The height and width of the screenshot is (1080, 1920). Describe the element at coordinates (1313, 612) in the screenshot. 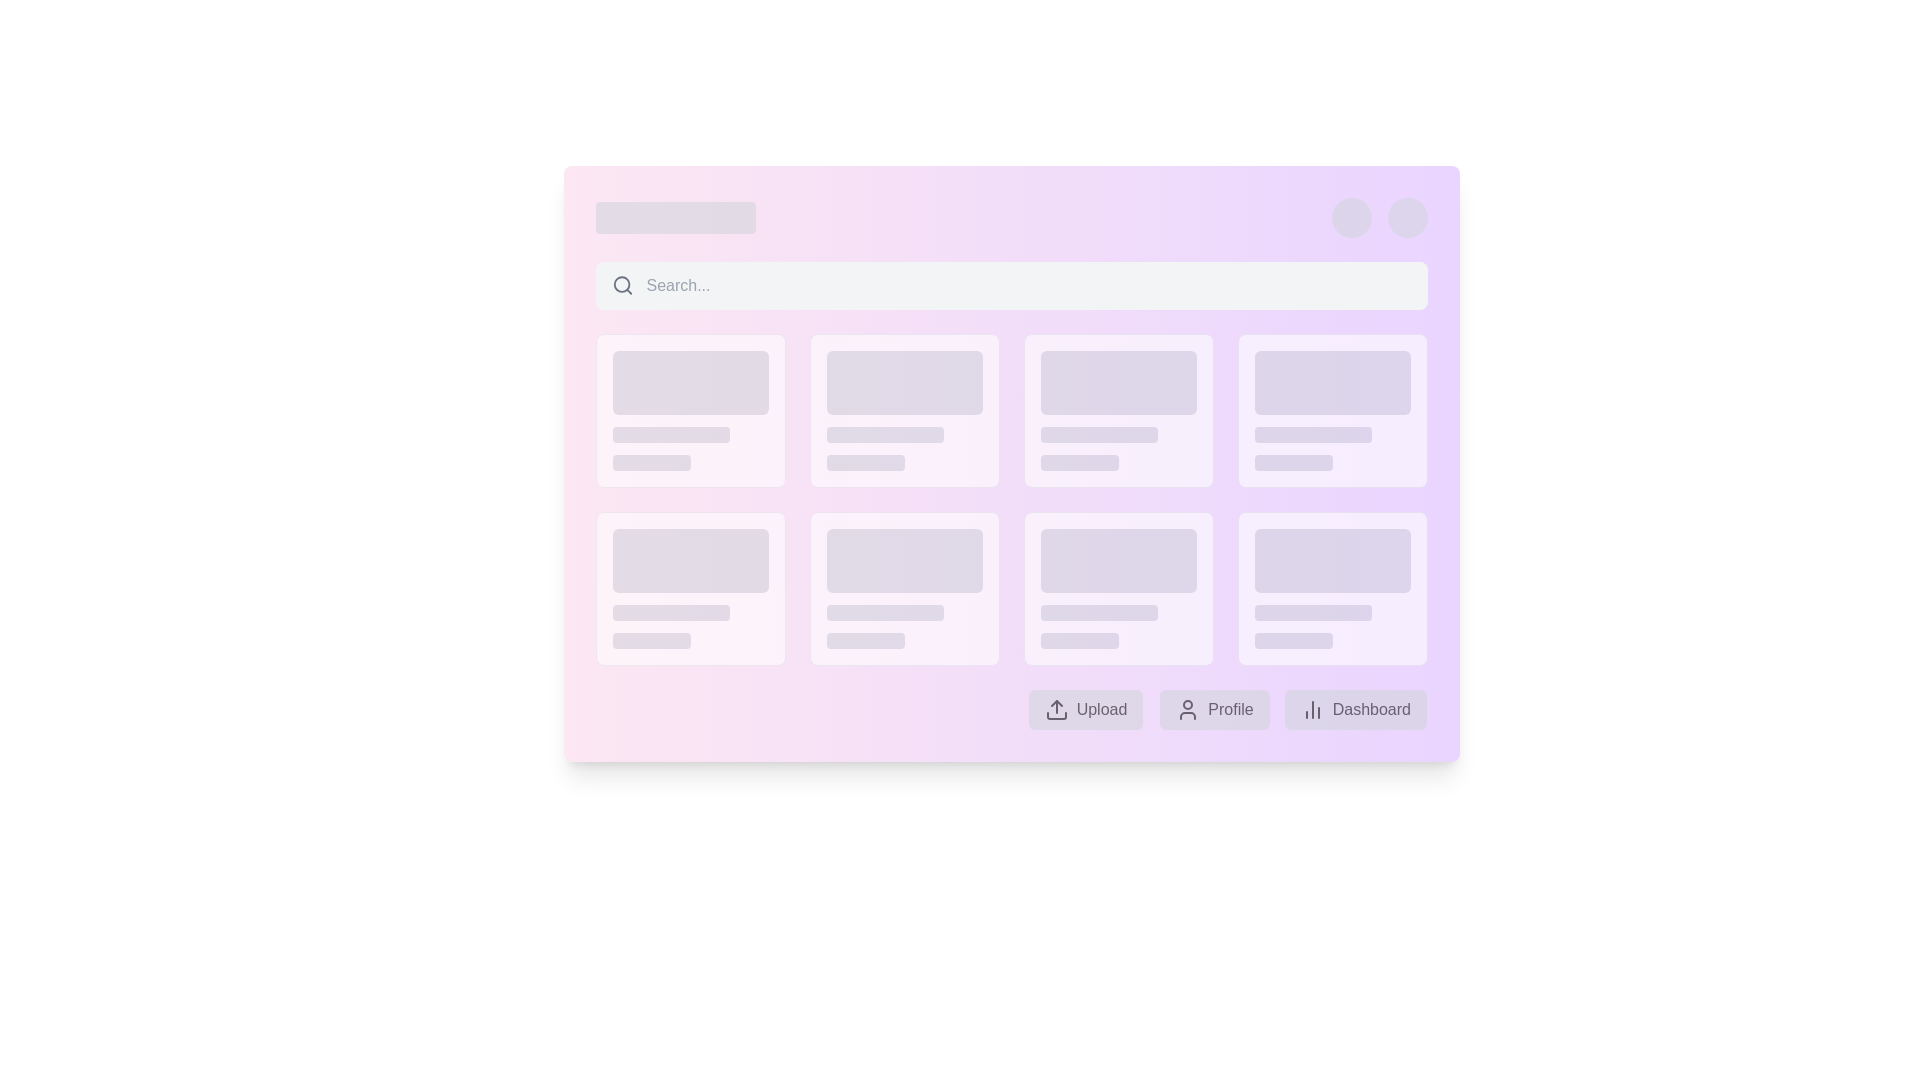

I see `the placeholder or progress bar element, which is a horizontal rounded rectangle with a gray background, positioned centrally in the card-like layout` at that location.